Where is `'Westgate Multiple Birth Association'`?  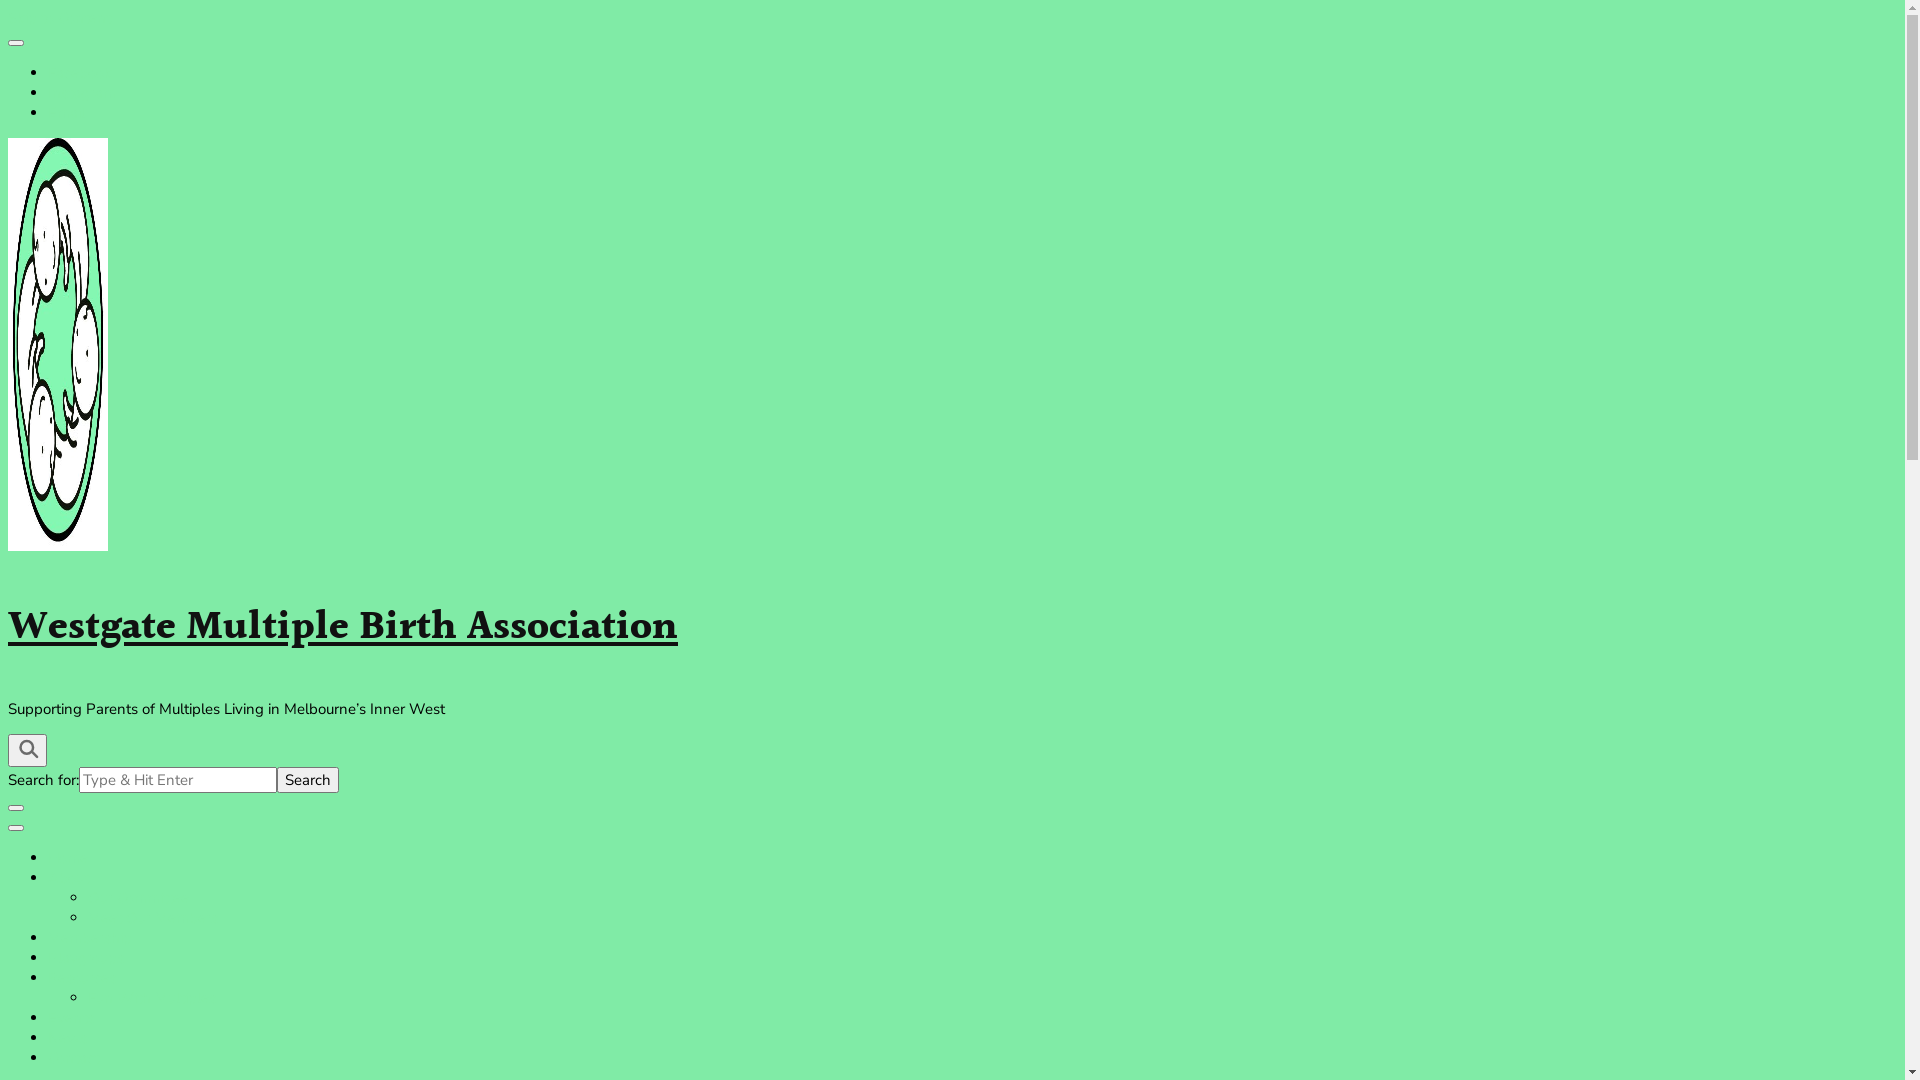 'Westgate Multiple Birth Association' is located at coordinates (342, 626).